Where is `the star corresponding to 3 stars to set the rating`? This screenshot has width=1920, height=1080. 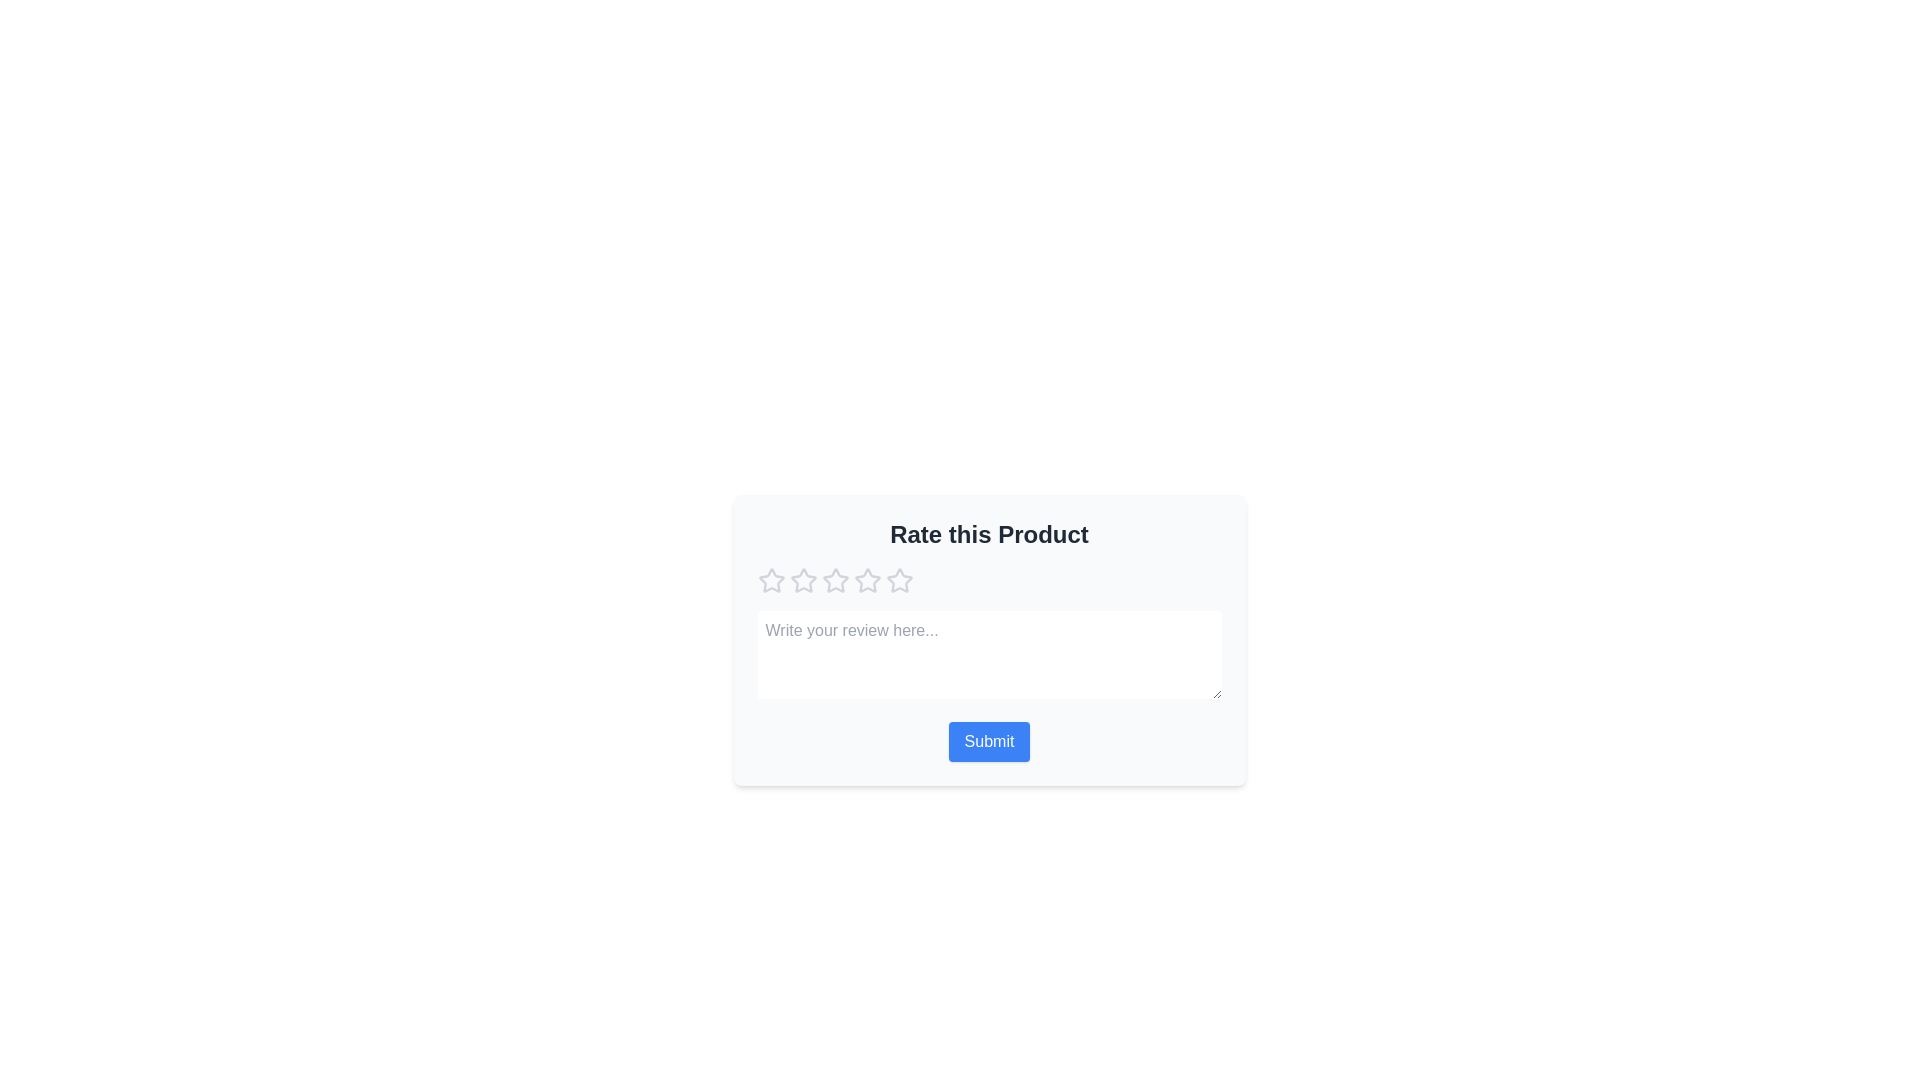
the star corresponding to 3 stars to set the rating is located at coordinates (835, 581).